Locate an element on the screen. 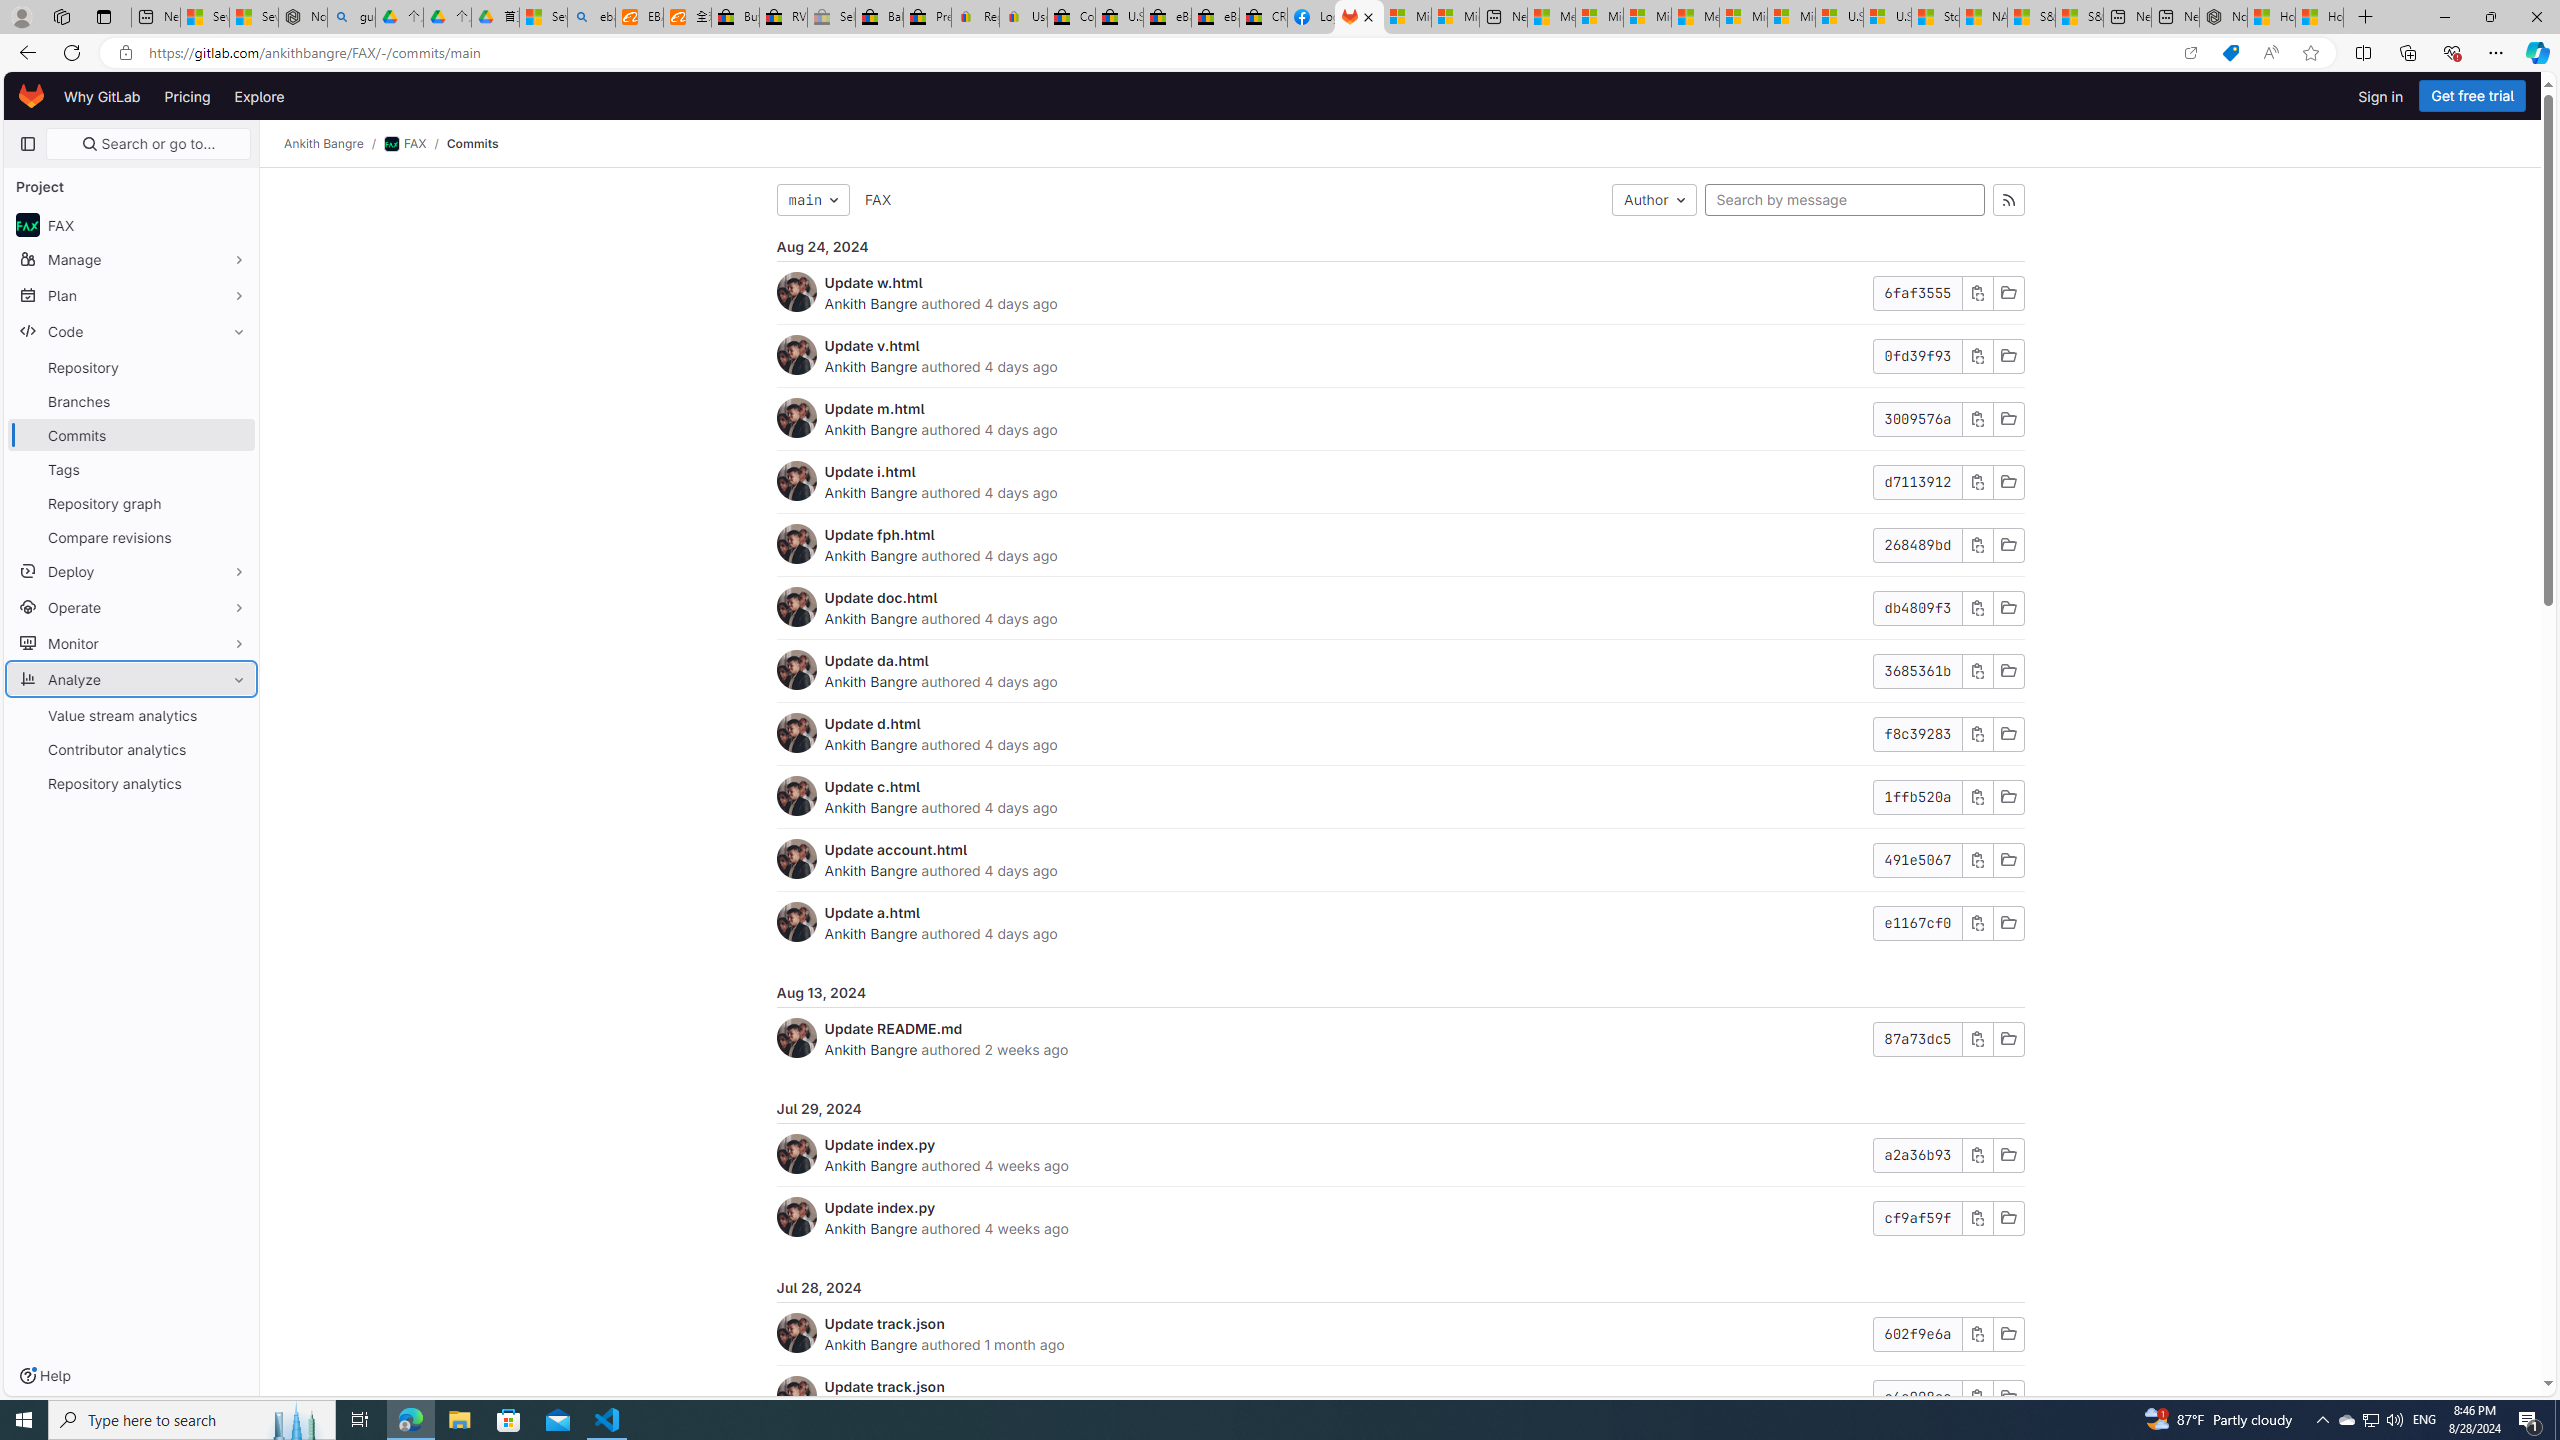  'Update doc.htmlAnkith Bangre authored 4 days agodb4809f3' is located at coordinates (1399, 608).